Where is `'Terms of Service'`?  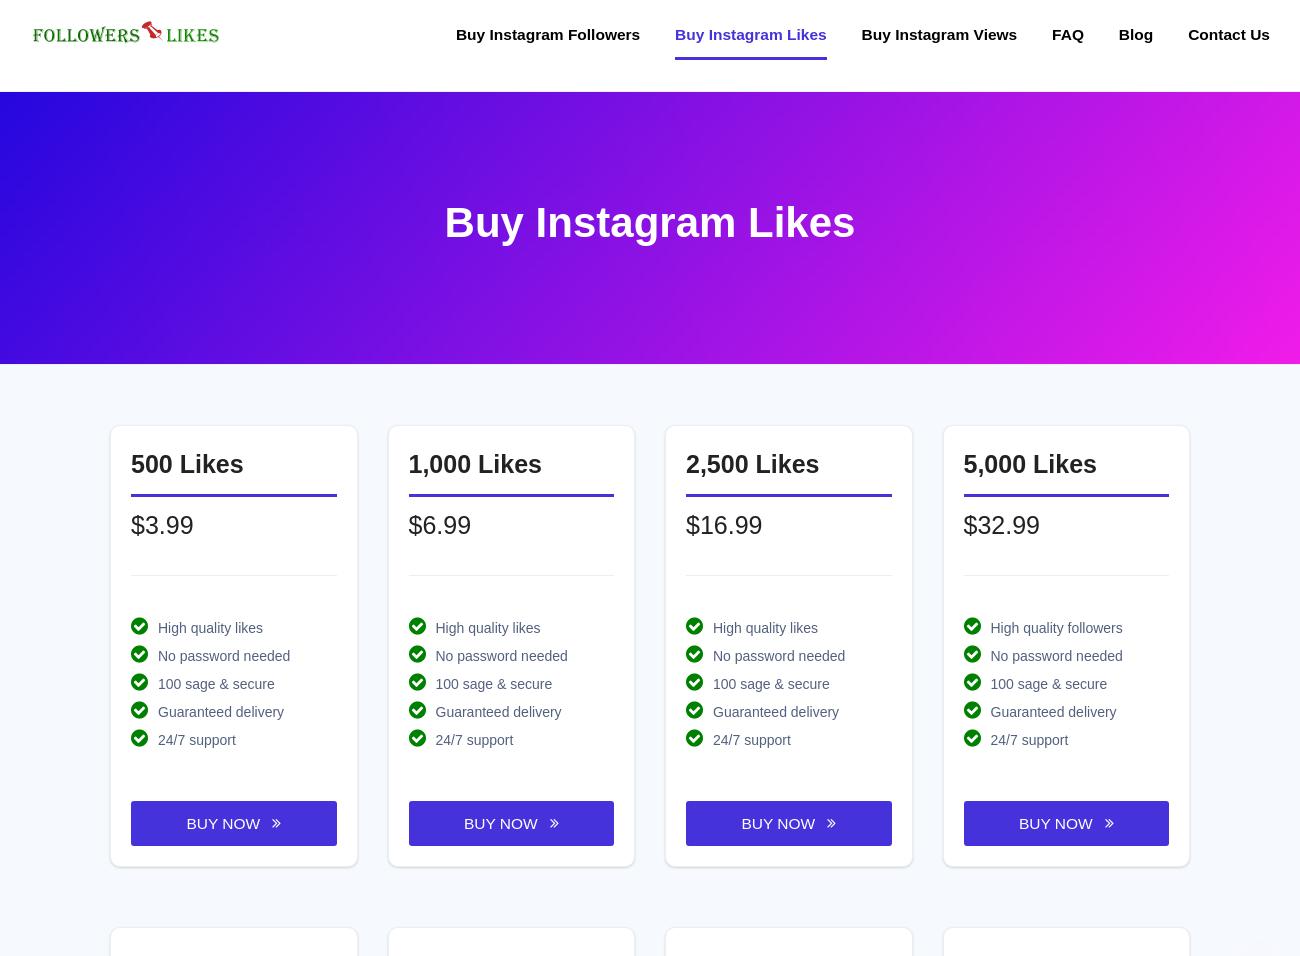
'Terms of Service' is located at coordinates (716, 722).